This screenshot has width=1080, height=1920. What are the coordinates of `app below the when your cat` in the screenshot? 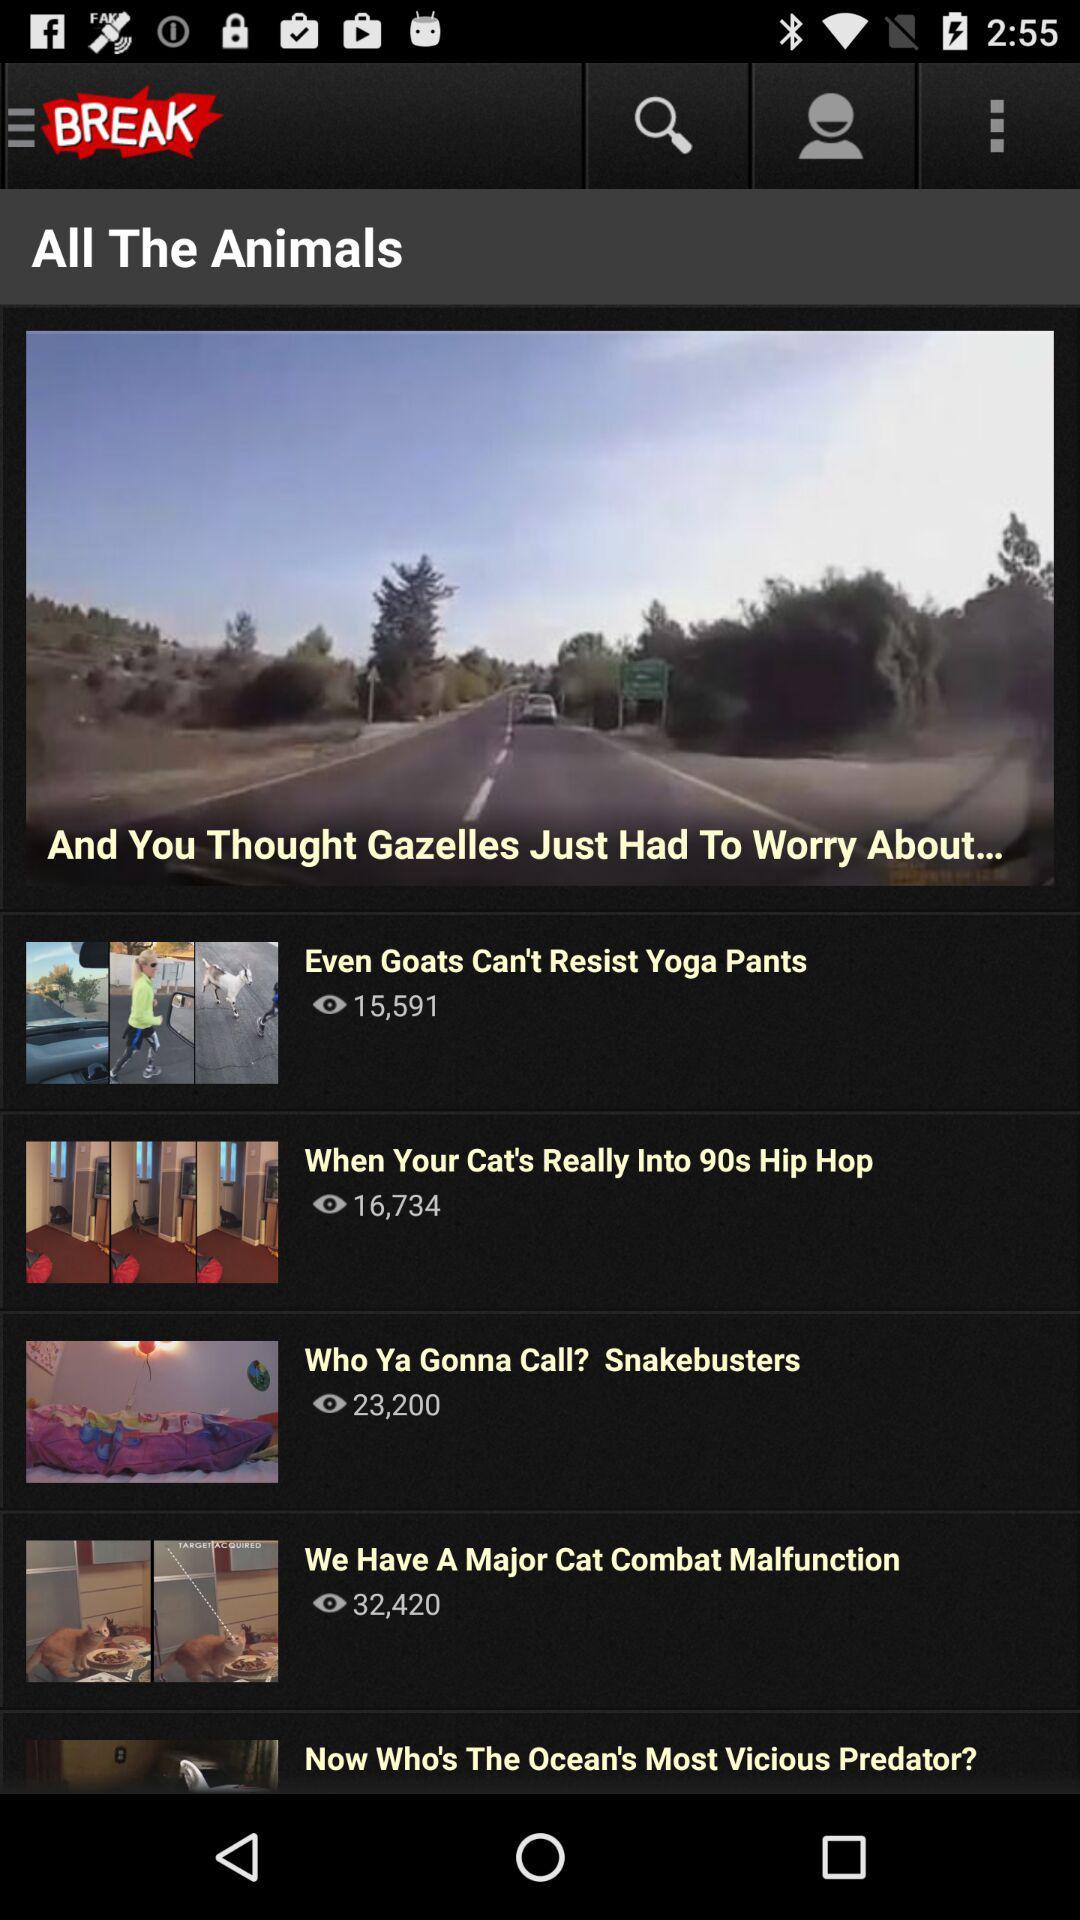 It's located at (376, 1203).